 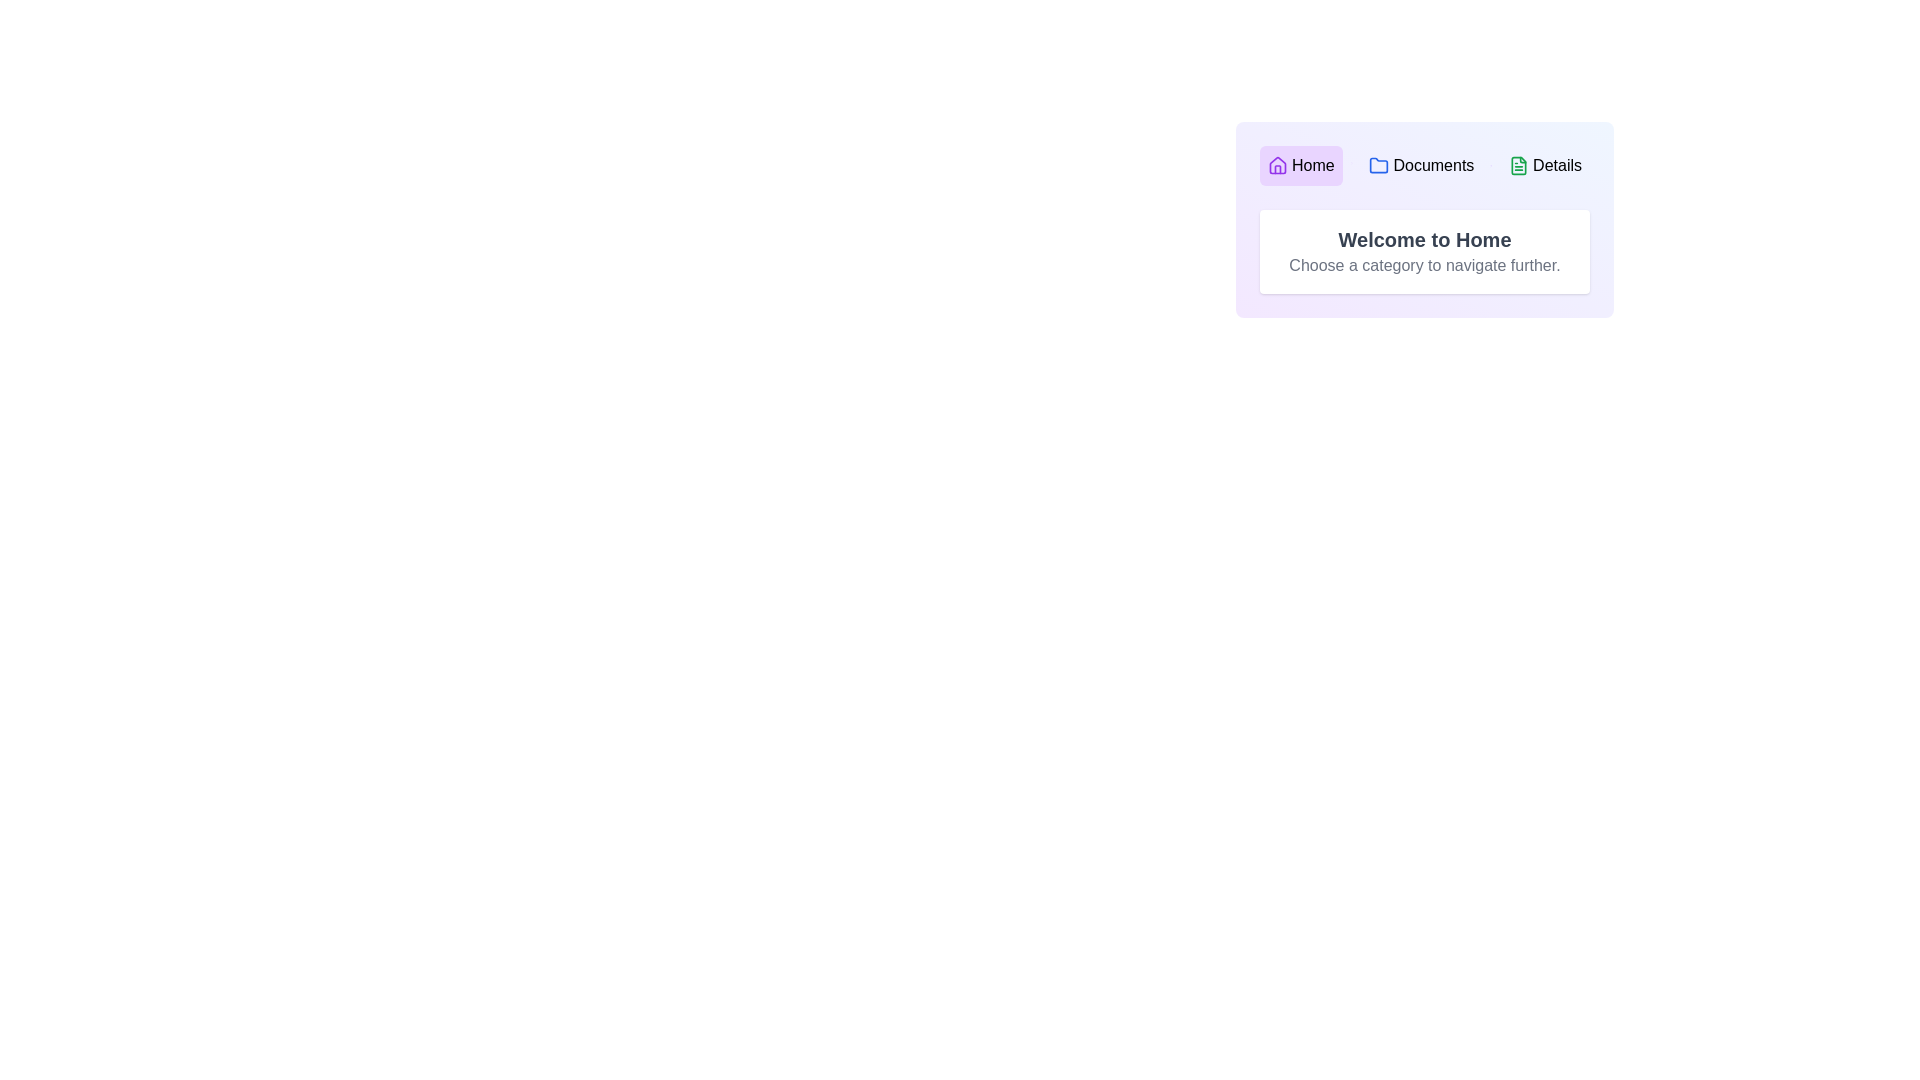 What do you see at coordinates (1424, 164) in the screenshot?
I see `Breadcrumb navigation bar located at the upper section of the welcome message box by hovering over it` at bounding box center [1424, 164].